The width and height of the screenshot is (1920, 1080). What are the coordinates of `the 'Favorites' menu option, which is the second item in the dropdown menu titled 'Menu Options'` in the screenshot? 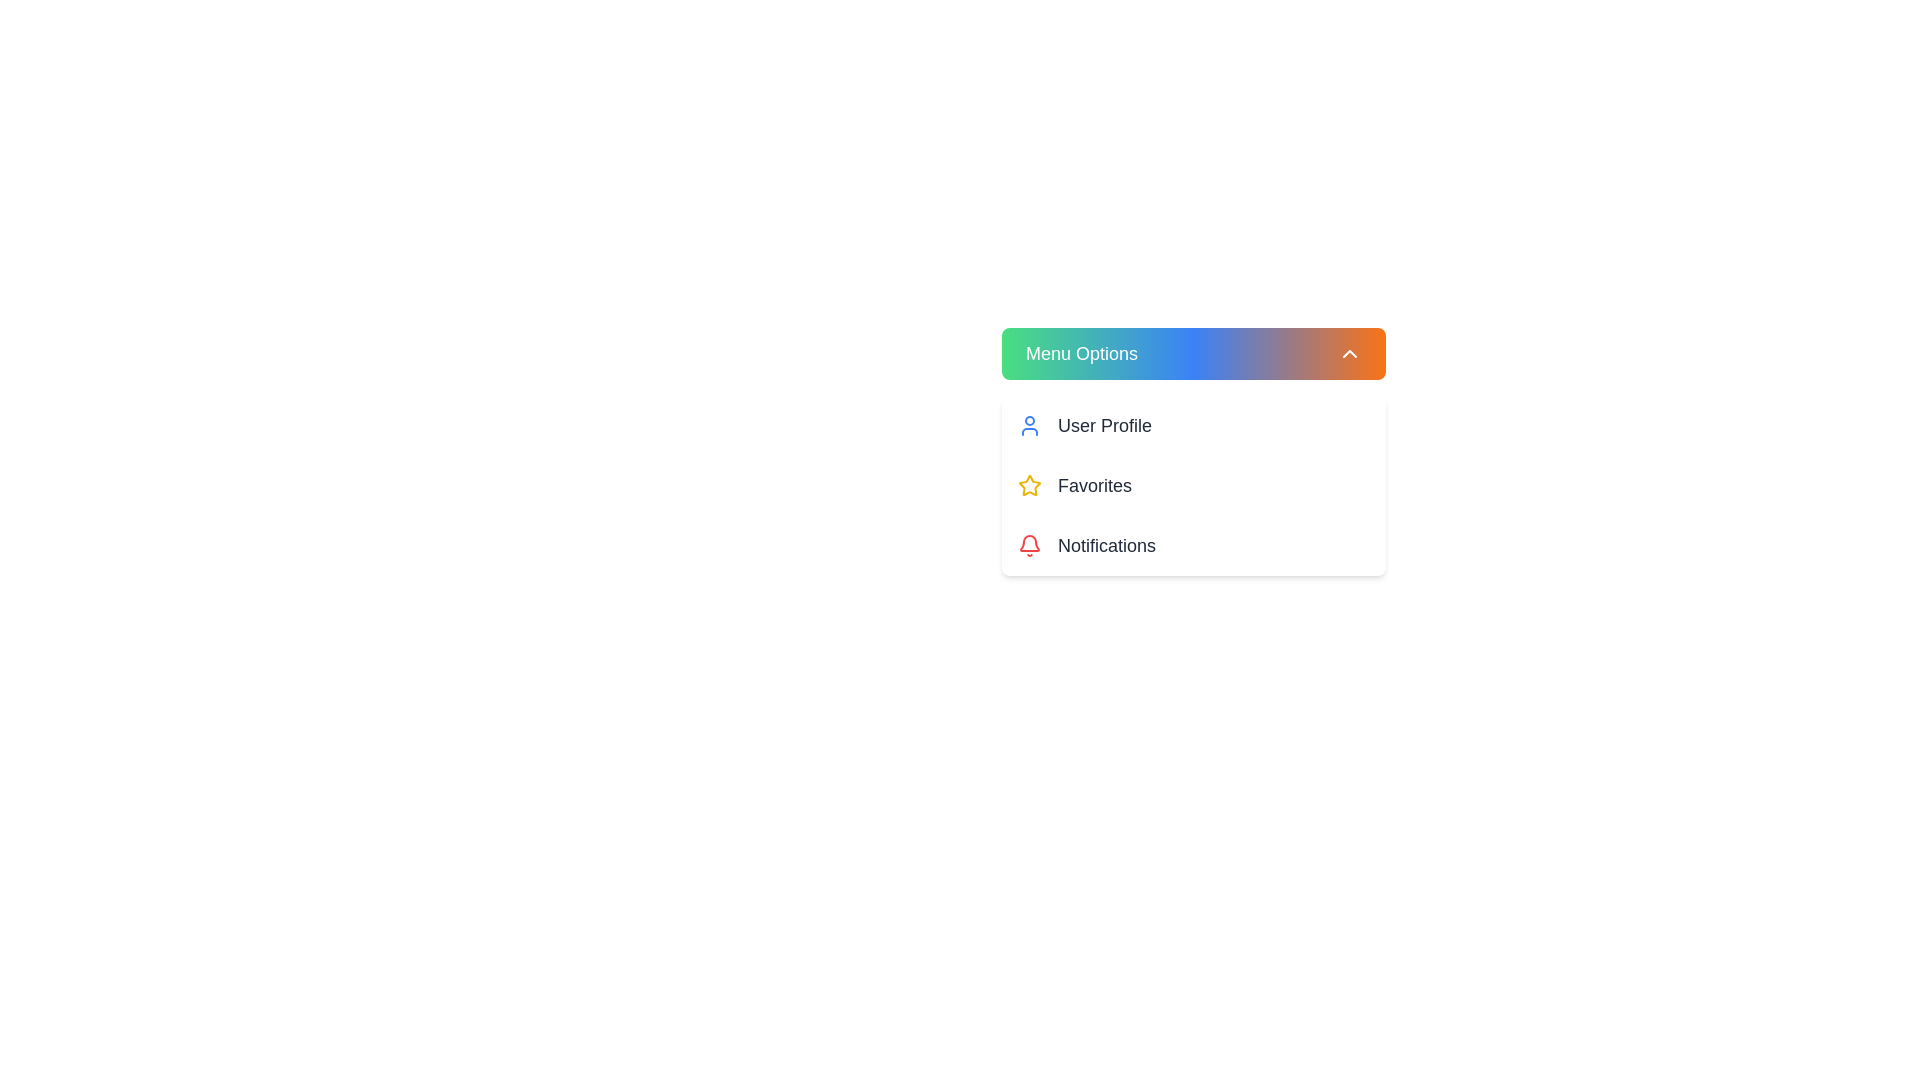 It's located at (1093, 486).